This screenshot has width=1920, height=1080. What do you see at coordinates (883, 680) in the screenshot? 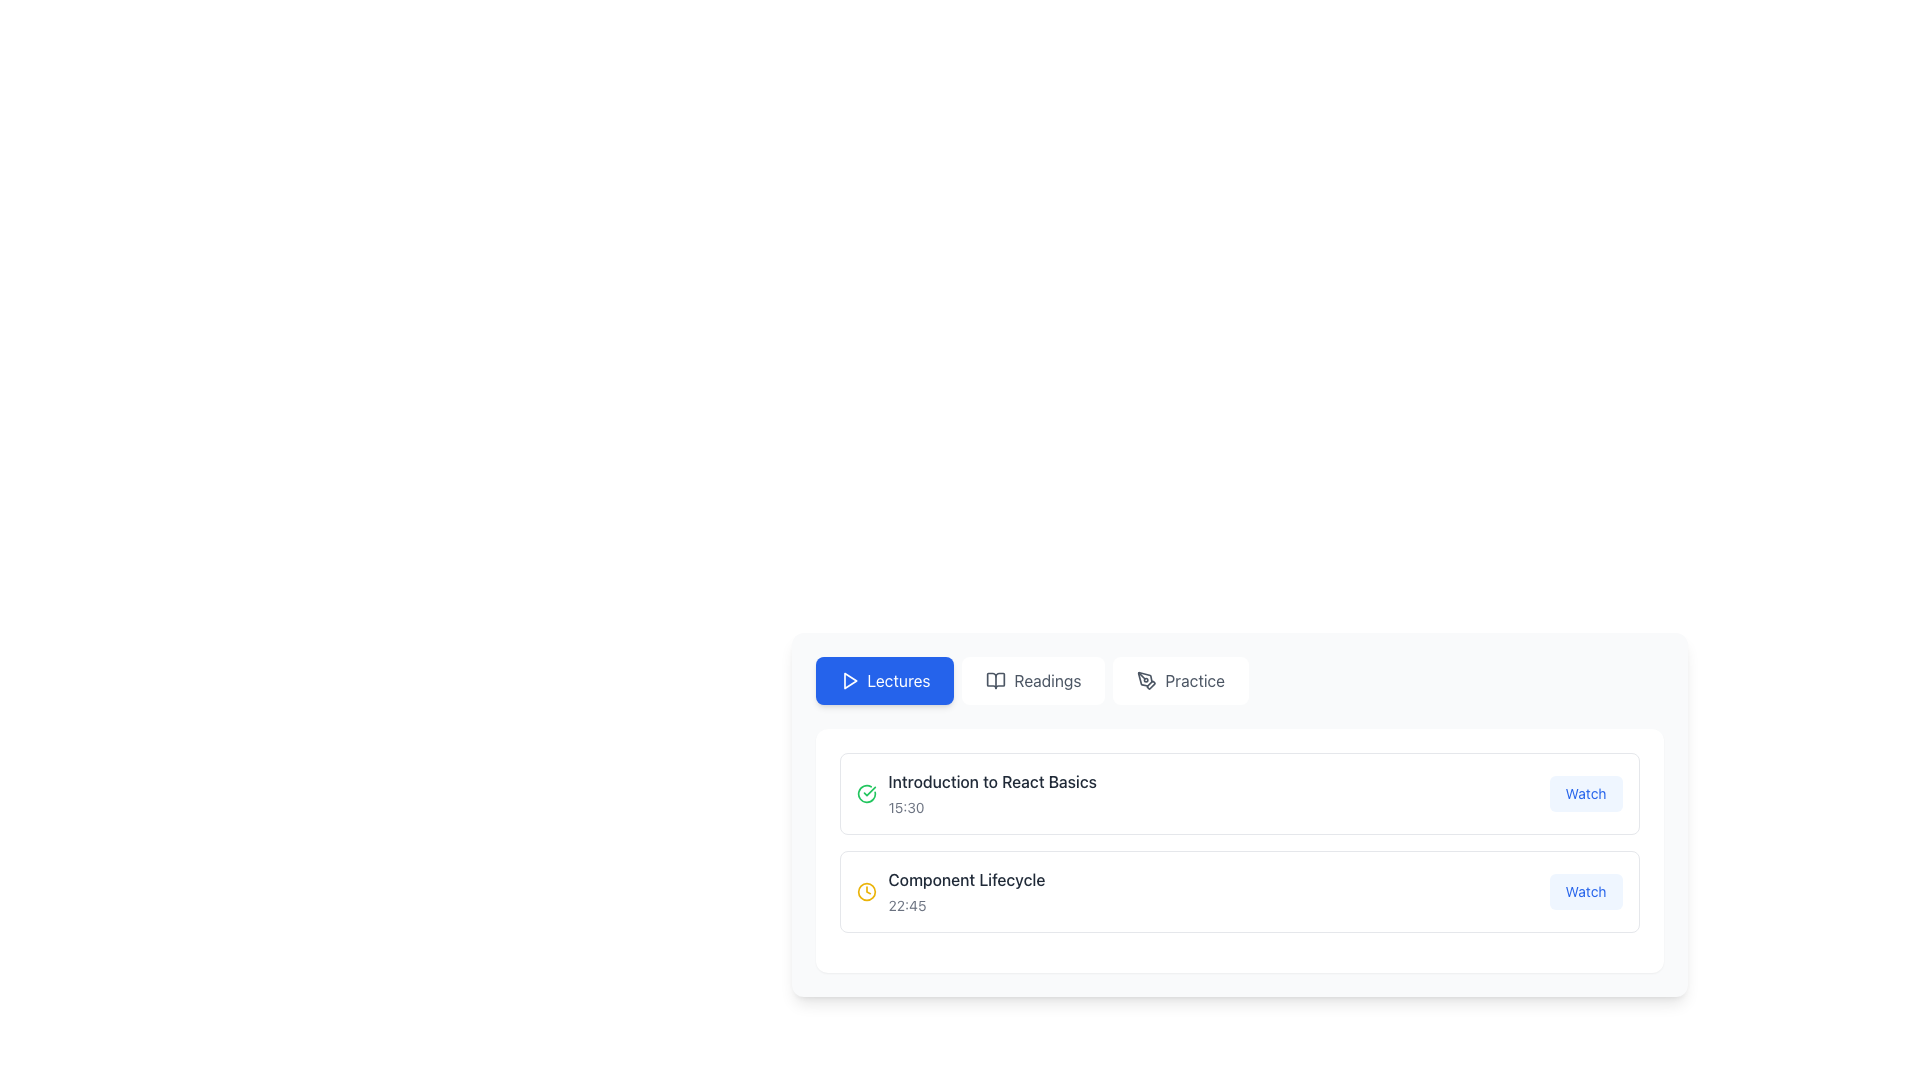
I see `the 'Lectures' button, which is a rectangular button with rounded corners, a blue background, and white text` at bounding box center [883, 680].